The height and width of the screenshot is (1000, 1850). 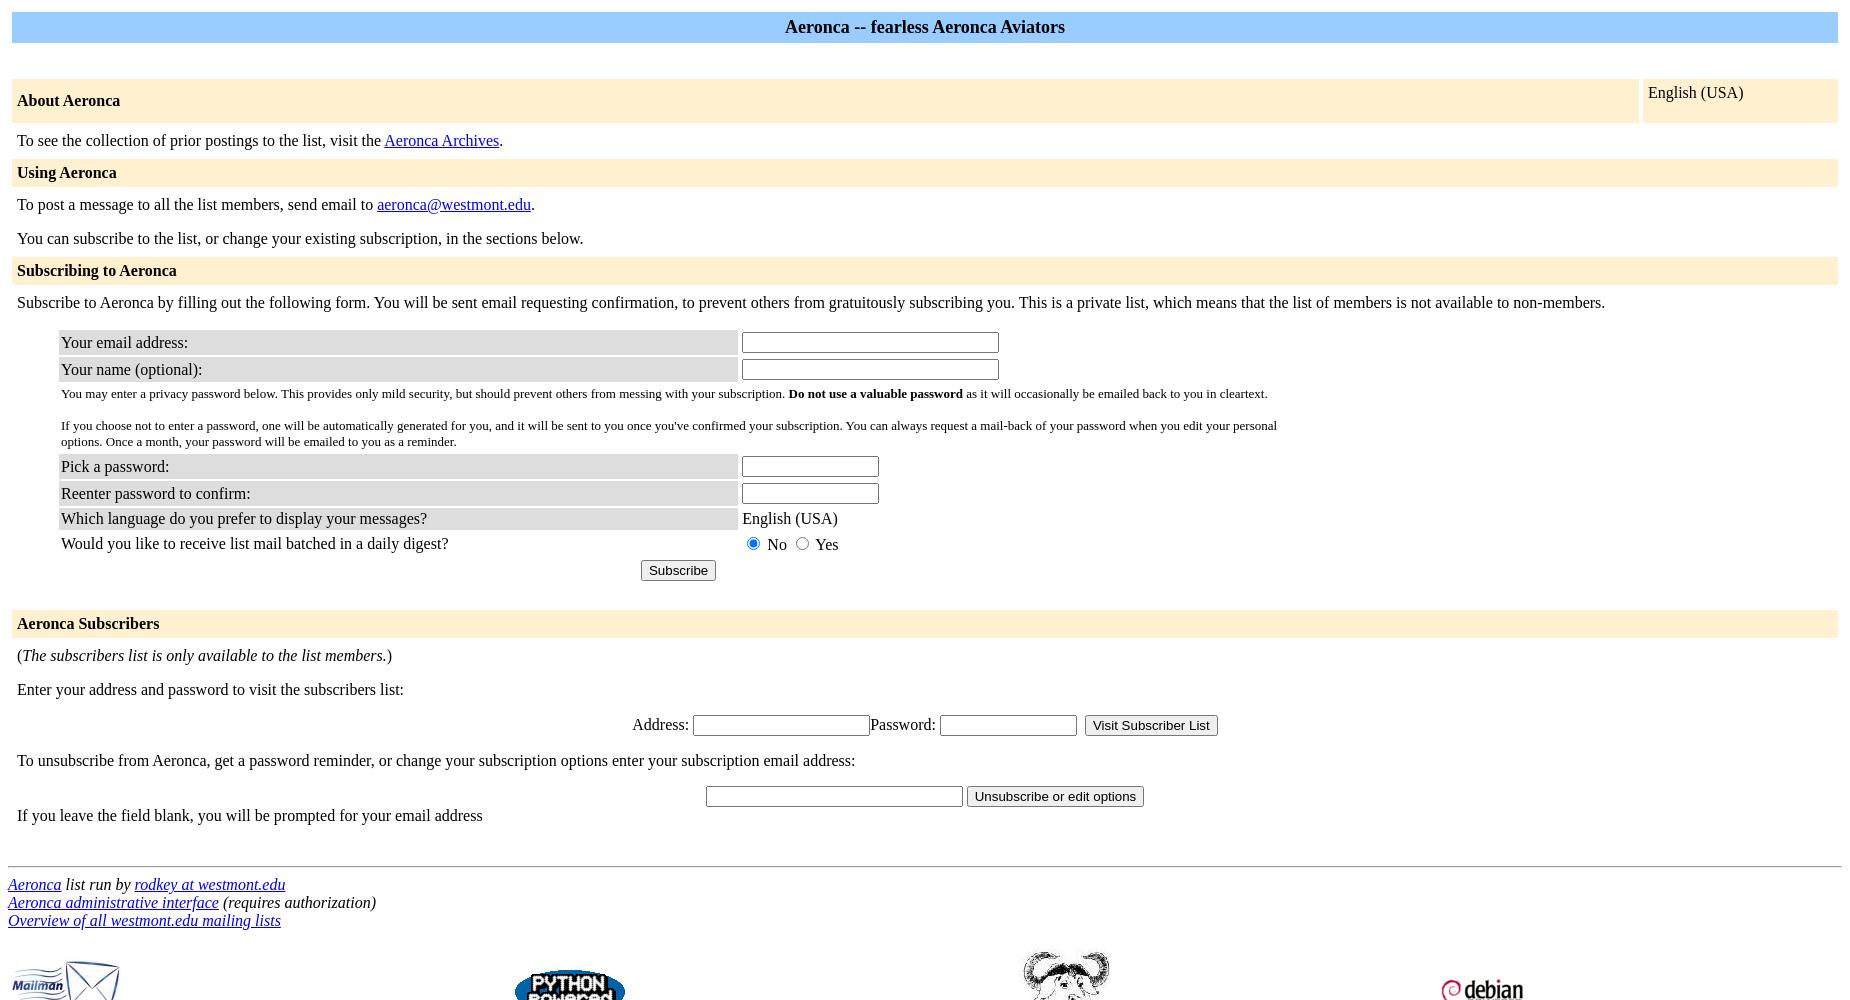 I want to click on 'To post a message to all the list members, send email to', so click(x=196, y=203).